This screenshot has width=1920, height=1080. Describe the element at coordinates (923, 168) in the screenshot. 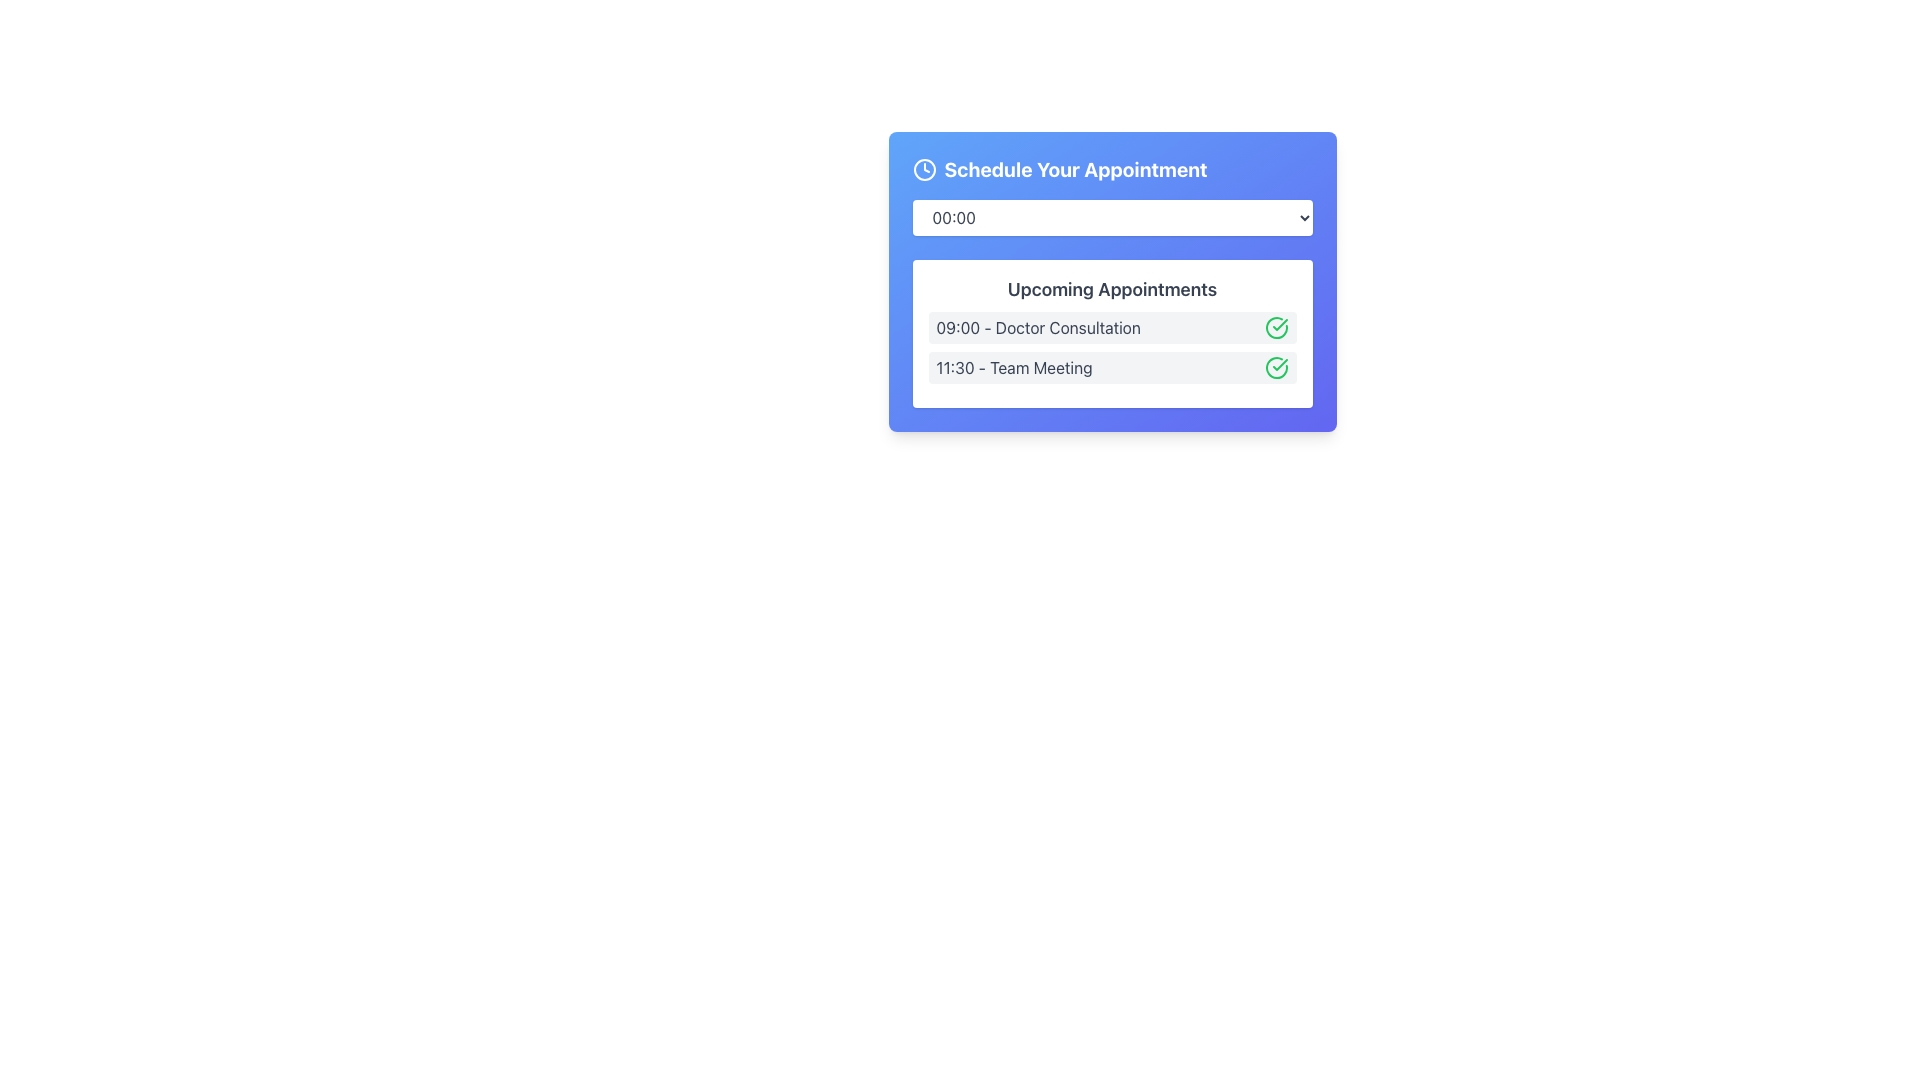

I see `the decorative SVG circle element that represents the center of the clock icon, which is located to the left of the 'Schedule Your Appointment' header text` at that location.